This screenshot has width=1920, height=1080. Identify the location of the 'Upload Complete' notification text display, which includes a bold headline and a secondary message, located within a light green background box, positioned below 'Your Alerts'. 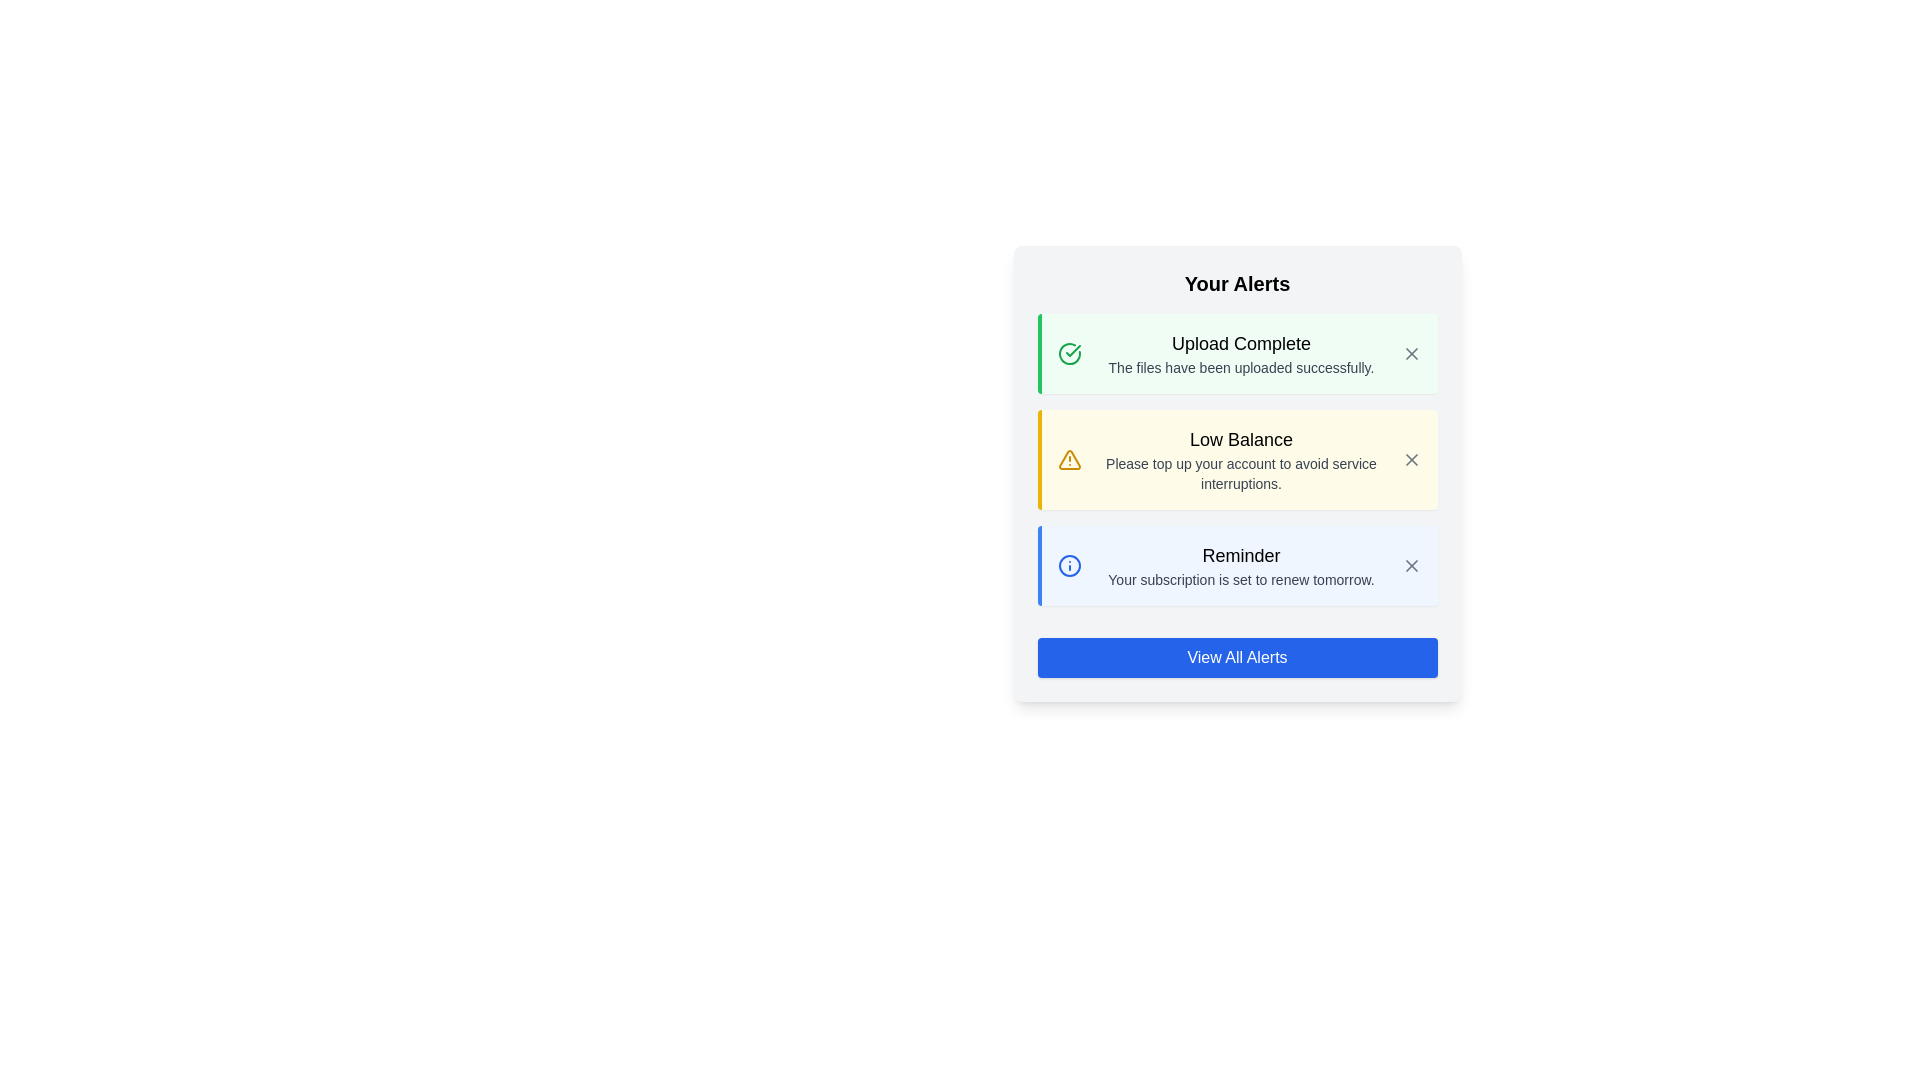
(1240, 353).